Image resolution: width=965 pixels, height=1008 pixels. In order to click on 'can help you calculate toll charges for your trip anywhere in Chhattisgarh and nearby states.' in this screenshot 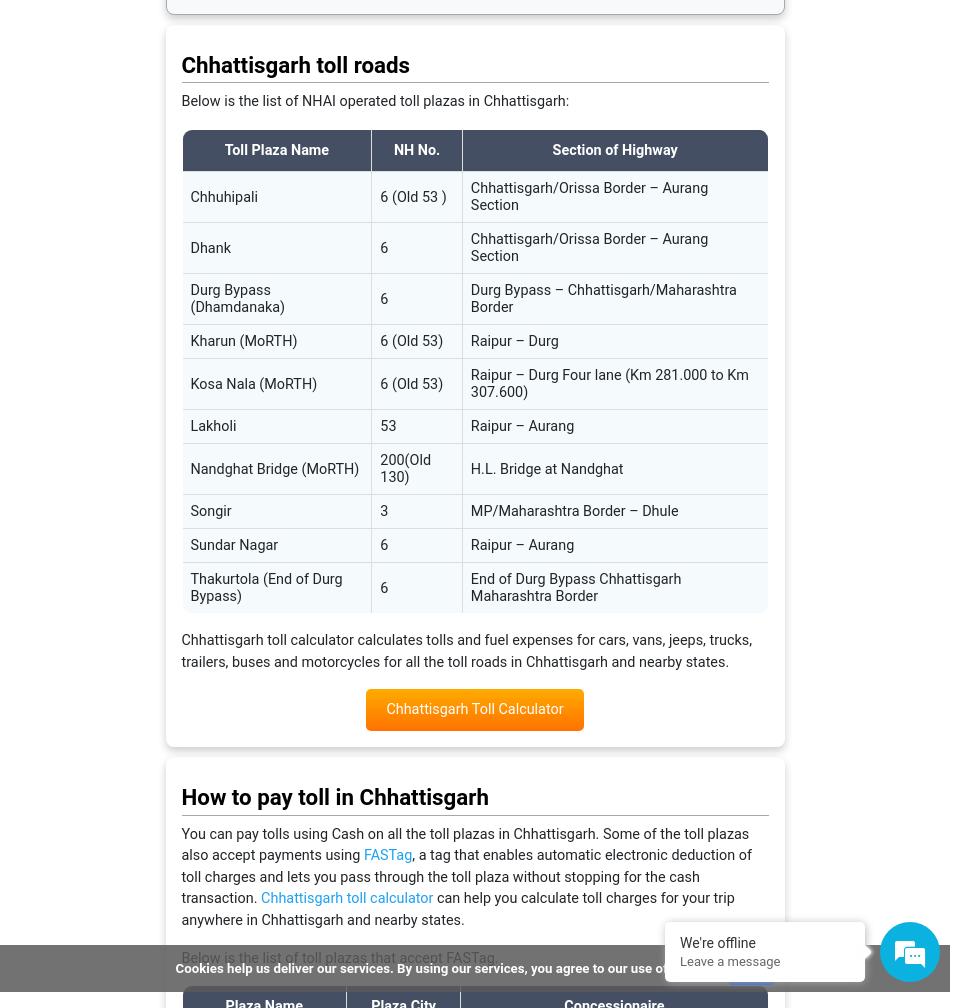, I will do `click(456, 909)`.